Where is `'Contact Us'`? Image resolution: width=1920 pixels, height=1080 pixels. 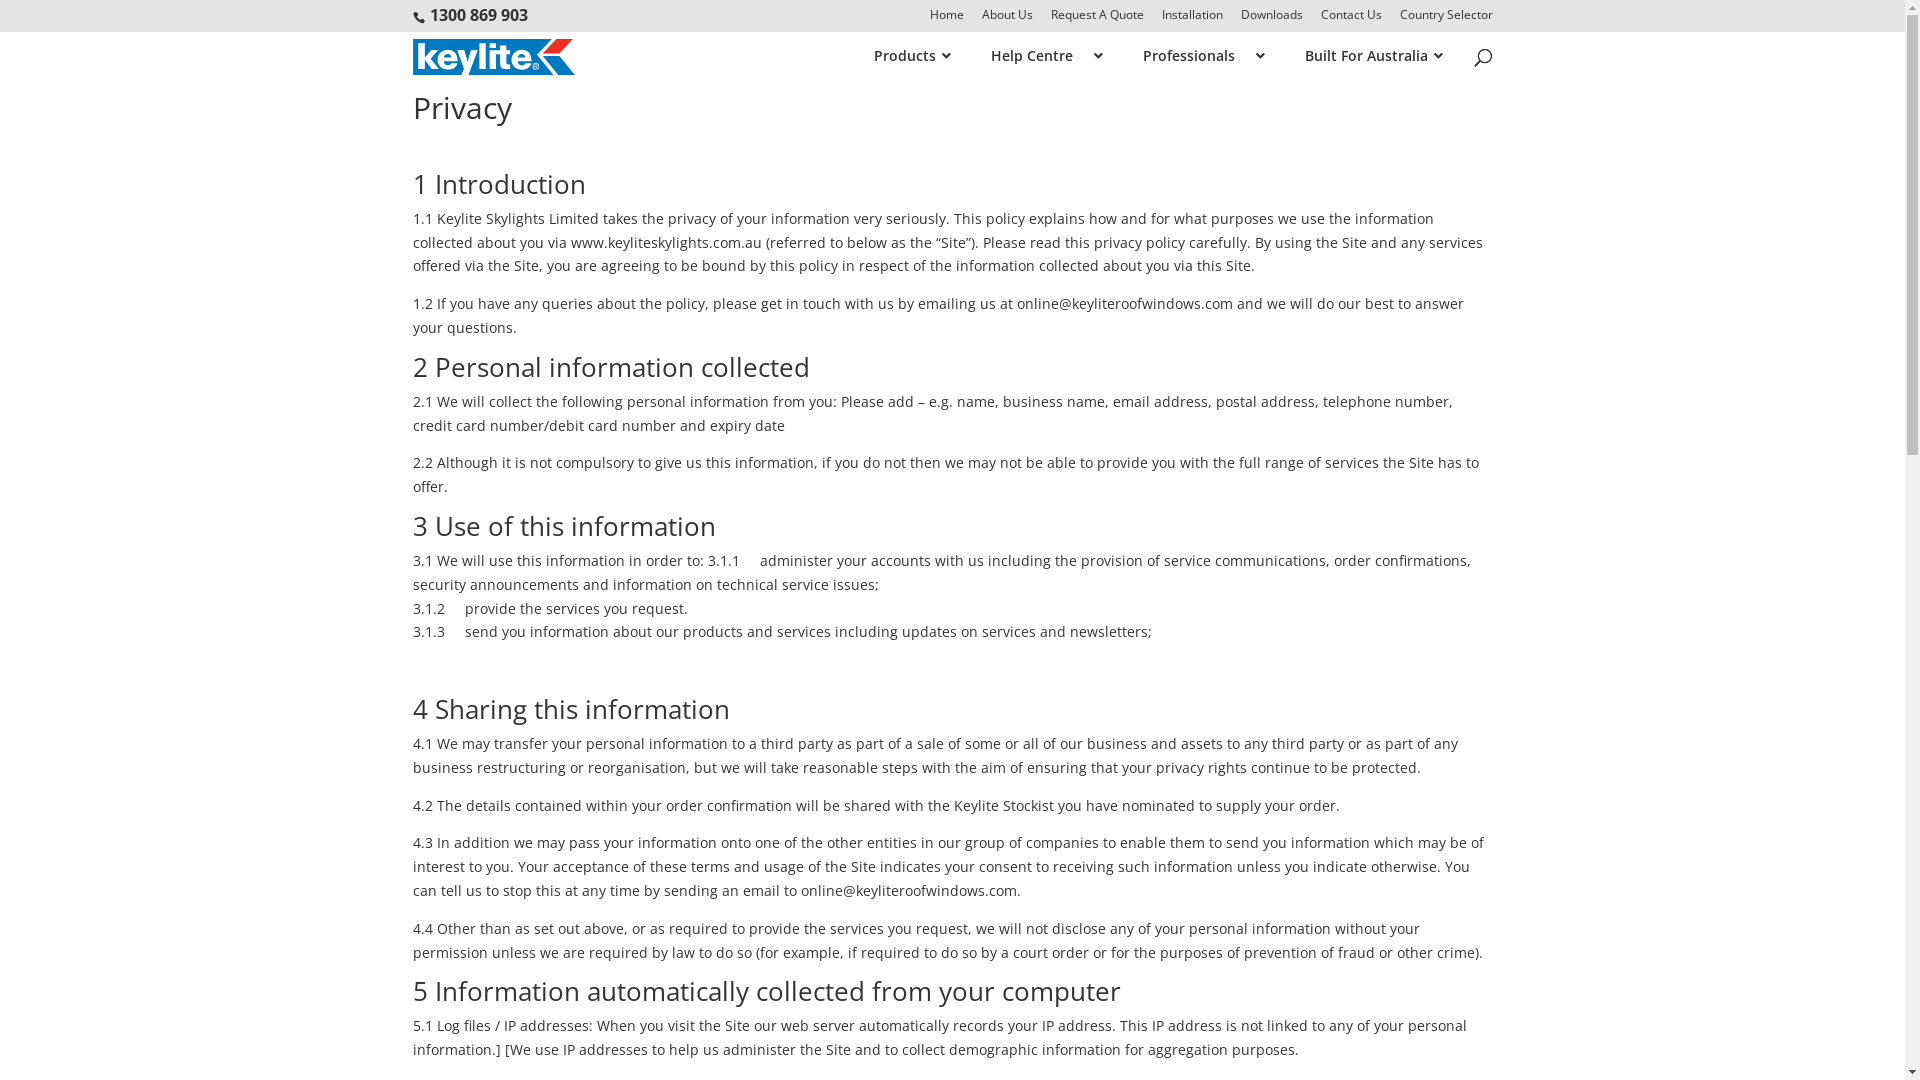 'Contact Us' is located at coordinates (1350, 19).